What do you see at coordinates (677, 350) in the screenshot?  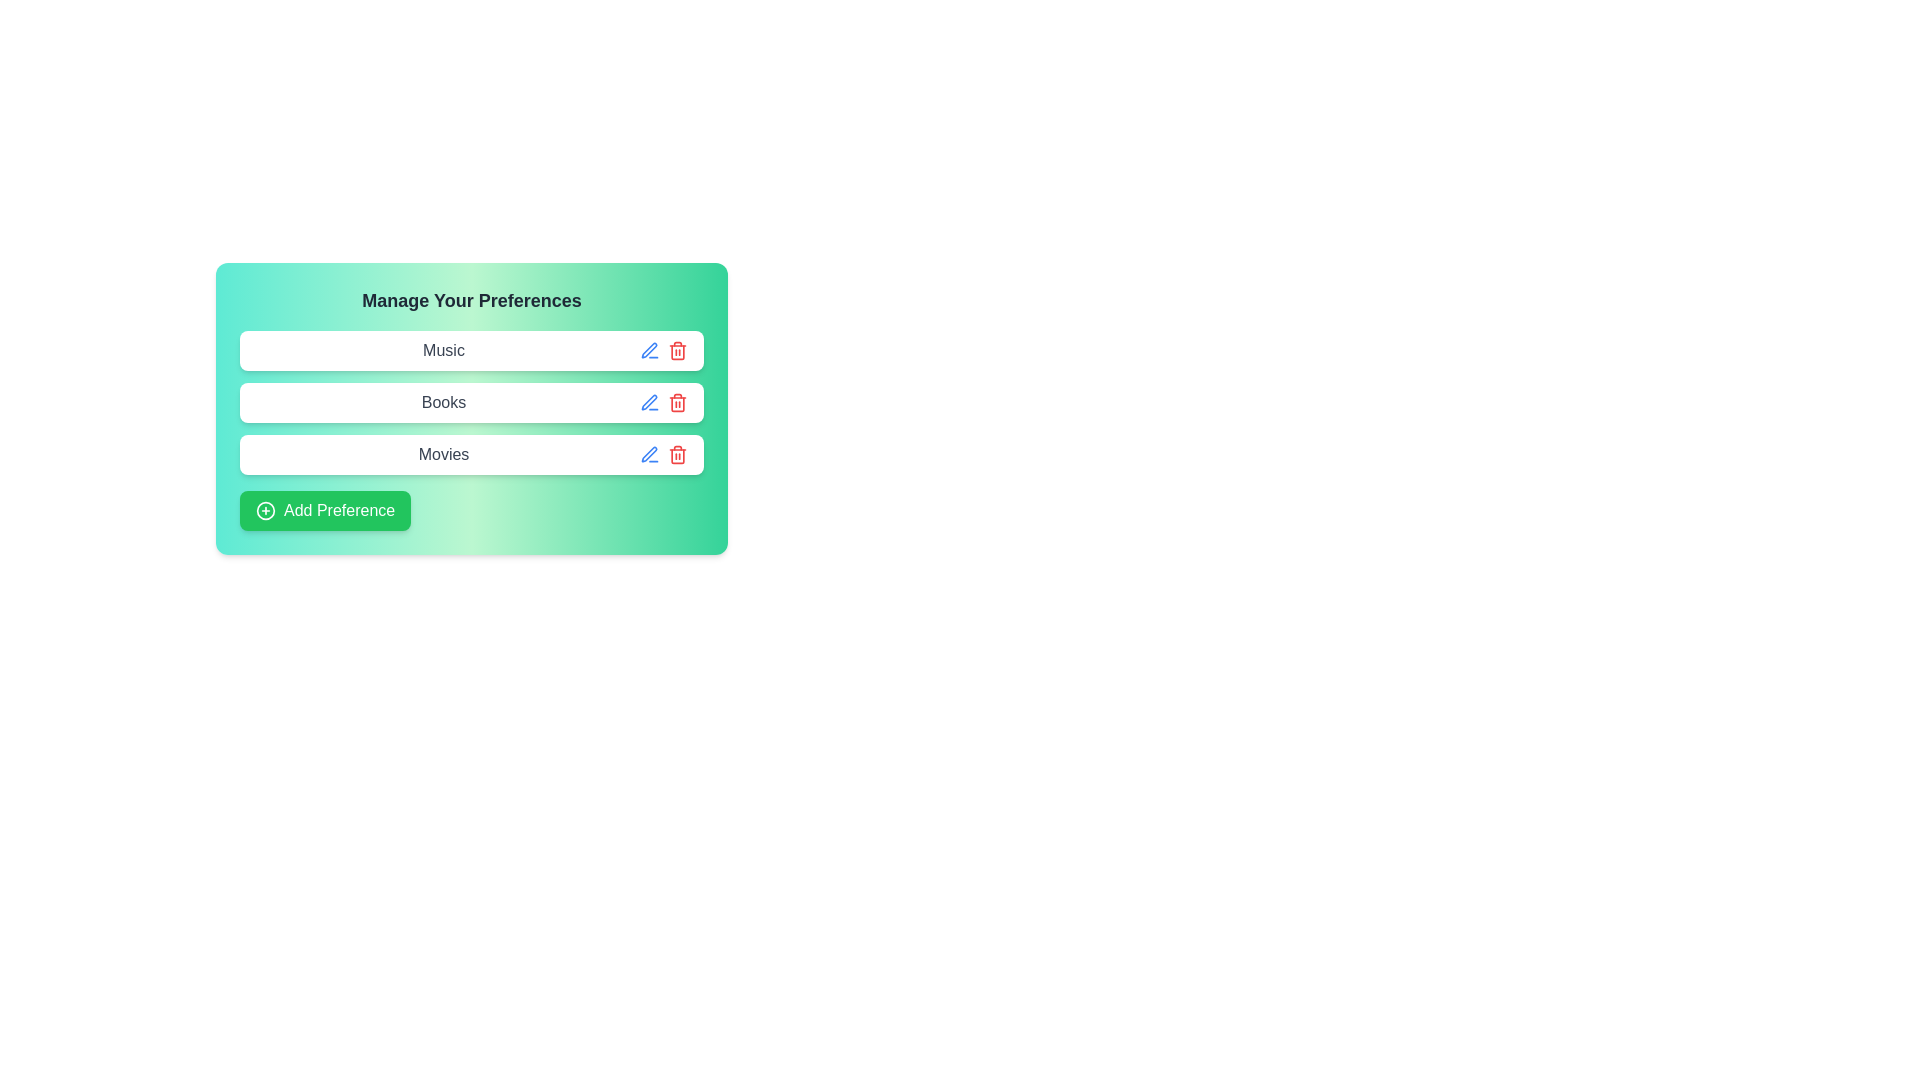 I see `delete button for the tag labeled Music` at bounding box center [677, 350].